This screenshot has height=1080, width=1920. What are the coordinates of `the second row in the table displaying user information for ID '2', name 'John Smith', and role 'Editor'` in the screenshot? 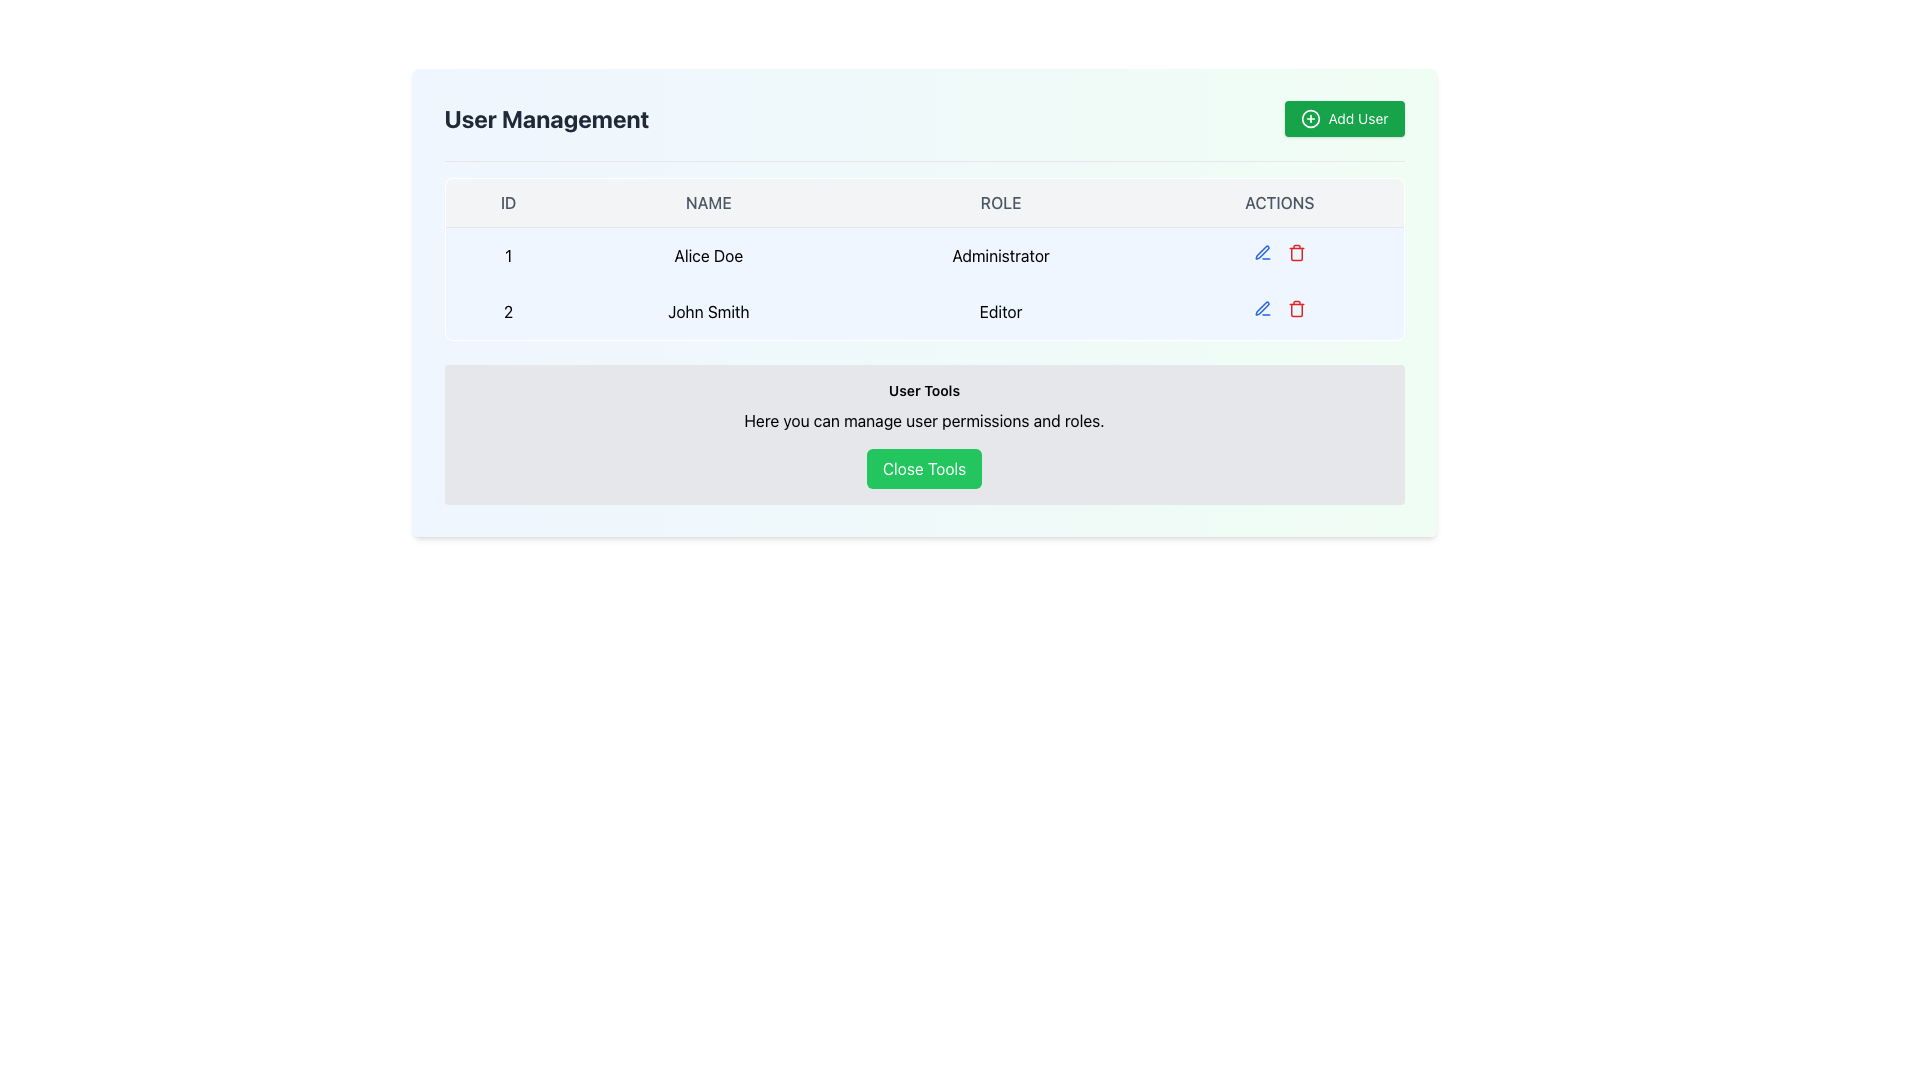 It's located at (923, 312).